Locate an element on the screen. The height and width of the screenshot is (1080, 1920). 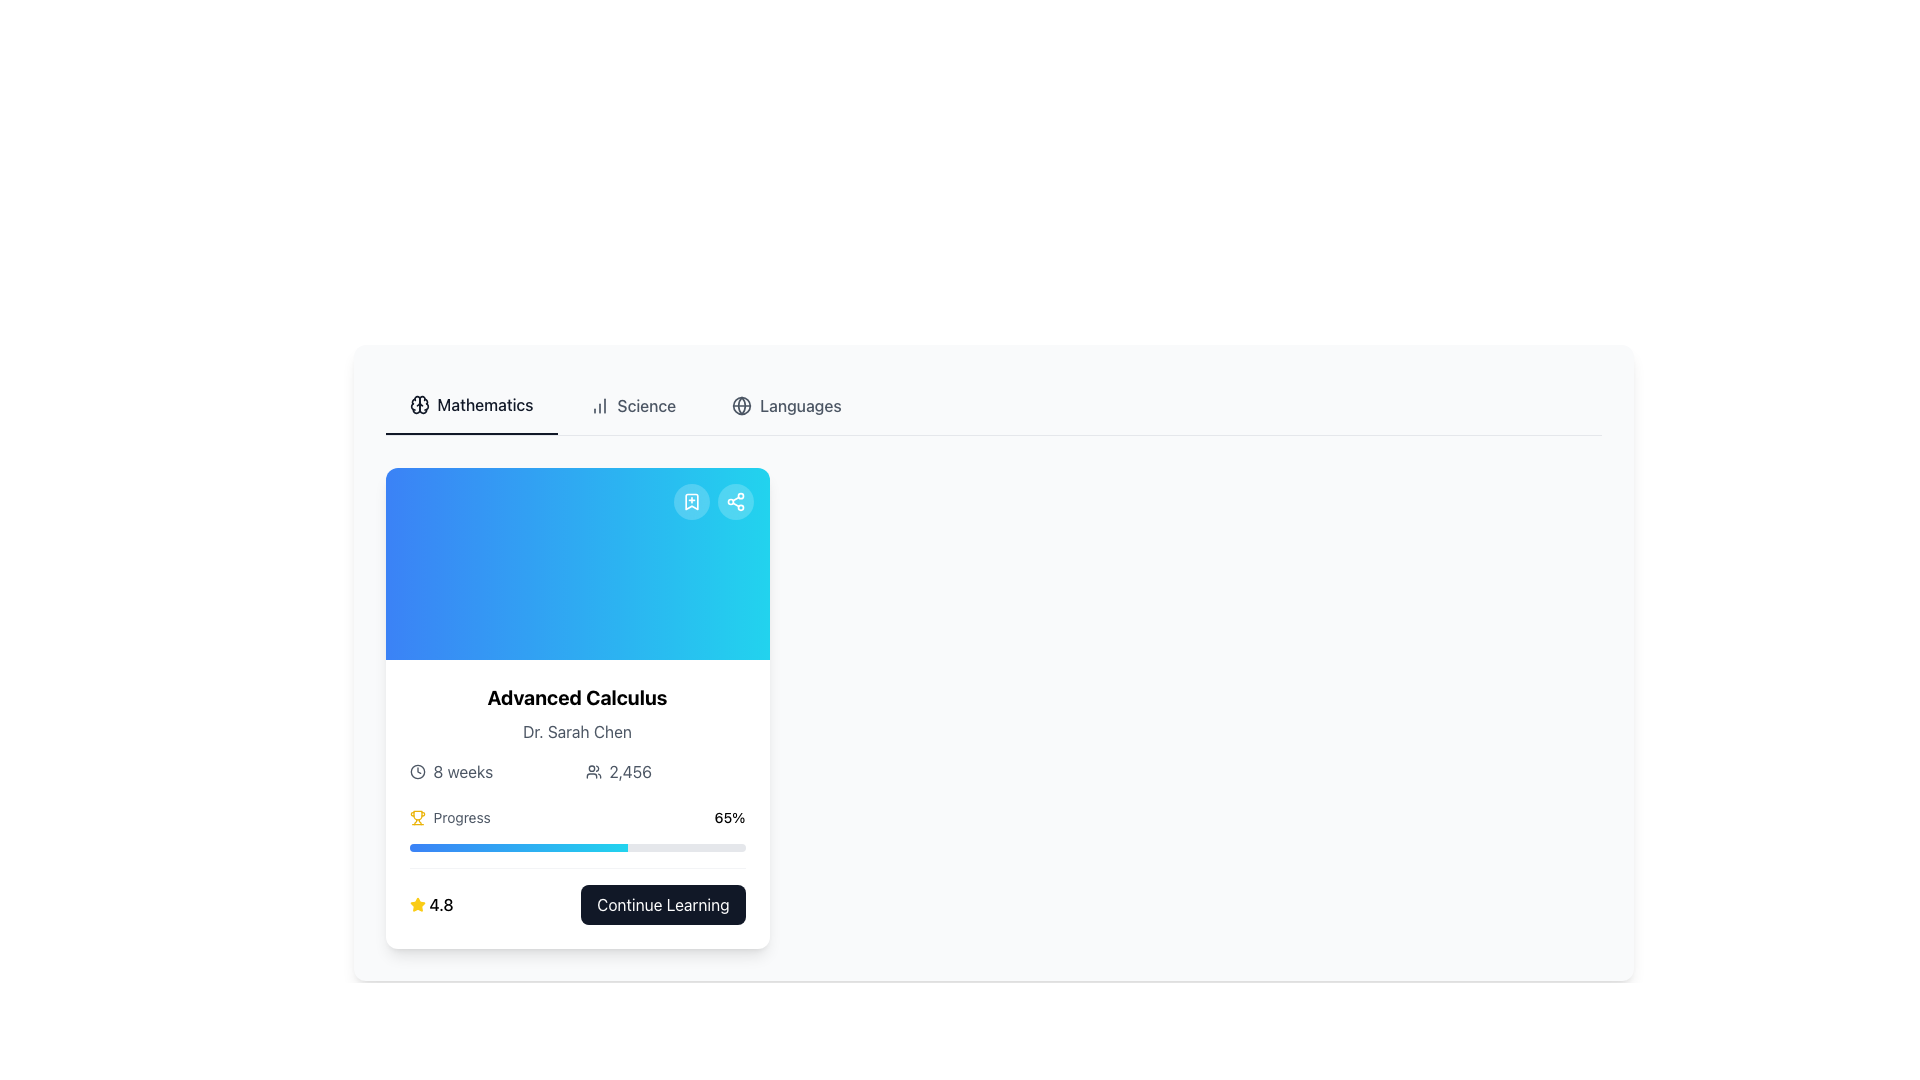
the white bookmark icon with a plus symbol located in the top-right corner of the card interface to bookmark is located at coordinates (691, 500).